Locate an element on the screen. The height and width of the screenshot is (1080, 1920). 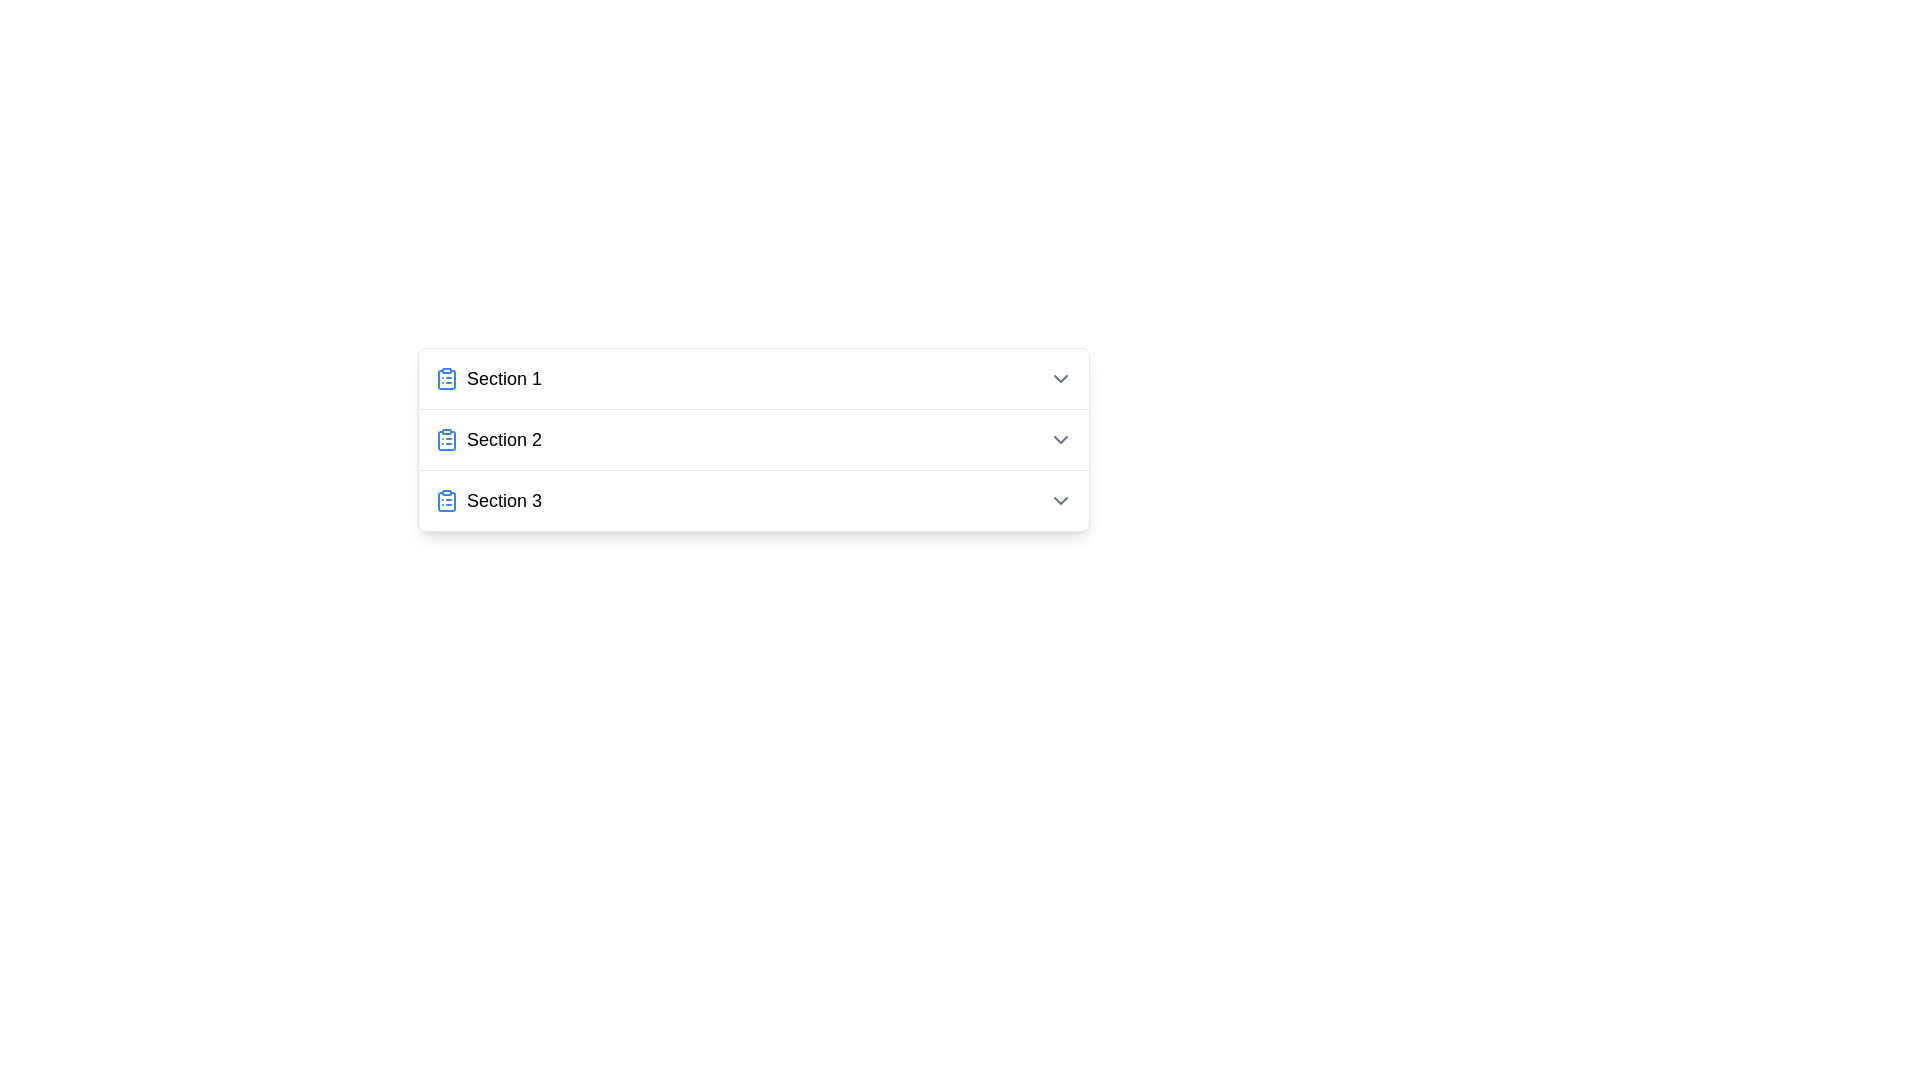
the interactive label with an icon representing 'Section 1', which is the first entry in a vertical list located at the top of the list is located at coordinates (488, 378).